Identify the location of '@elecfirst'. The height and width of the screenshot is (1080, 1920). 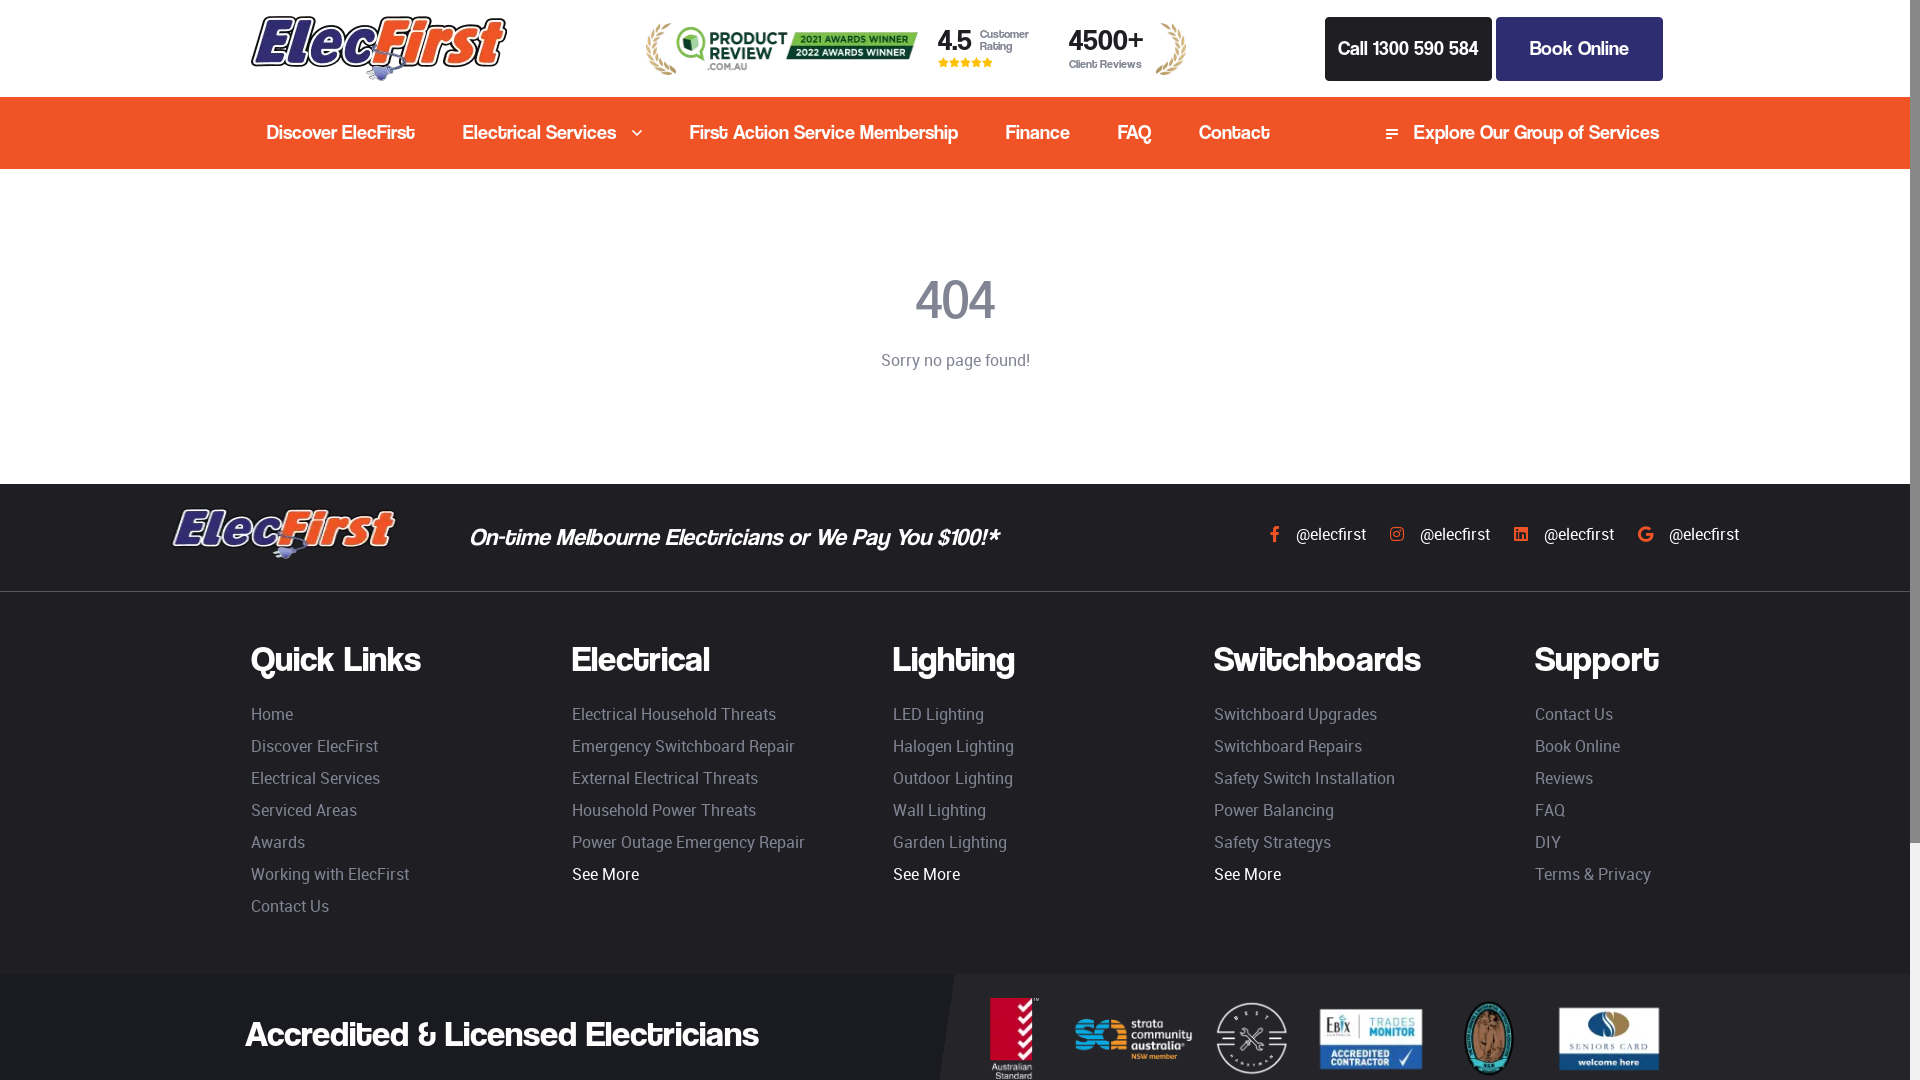
(1318, 532).